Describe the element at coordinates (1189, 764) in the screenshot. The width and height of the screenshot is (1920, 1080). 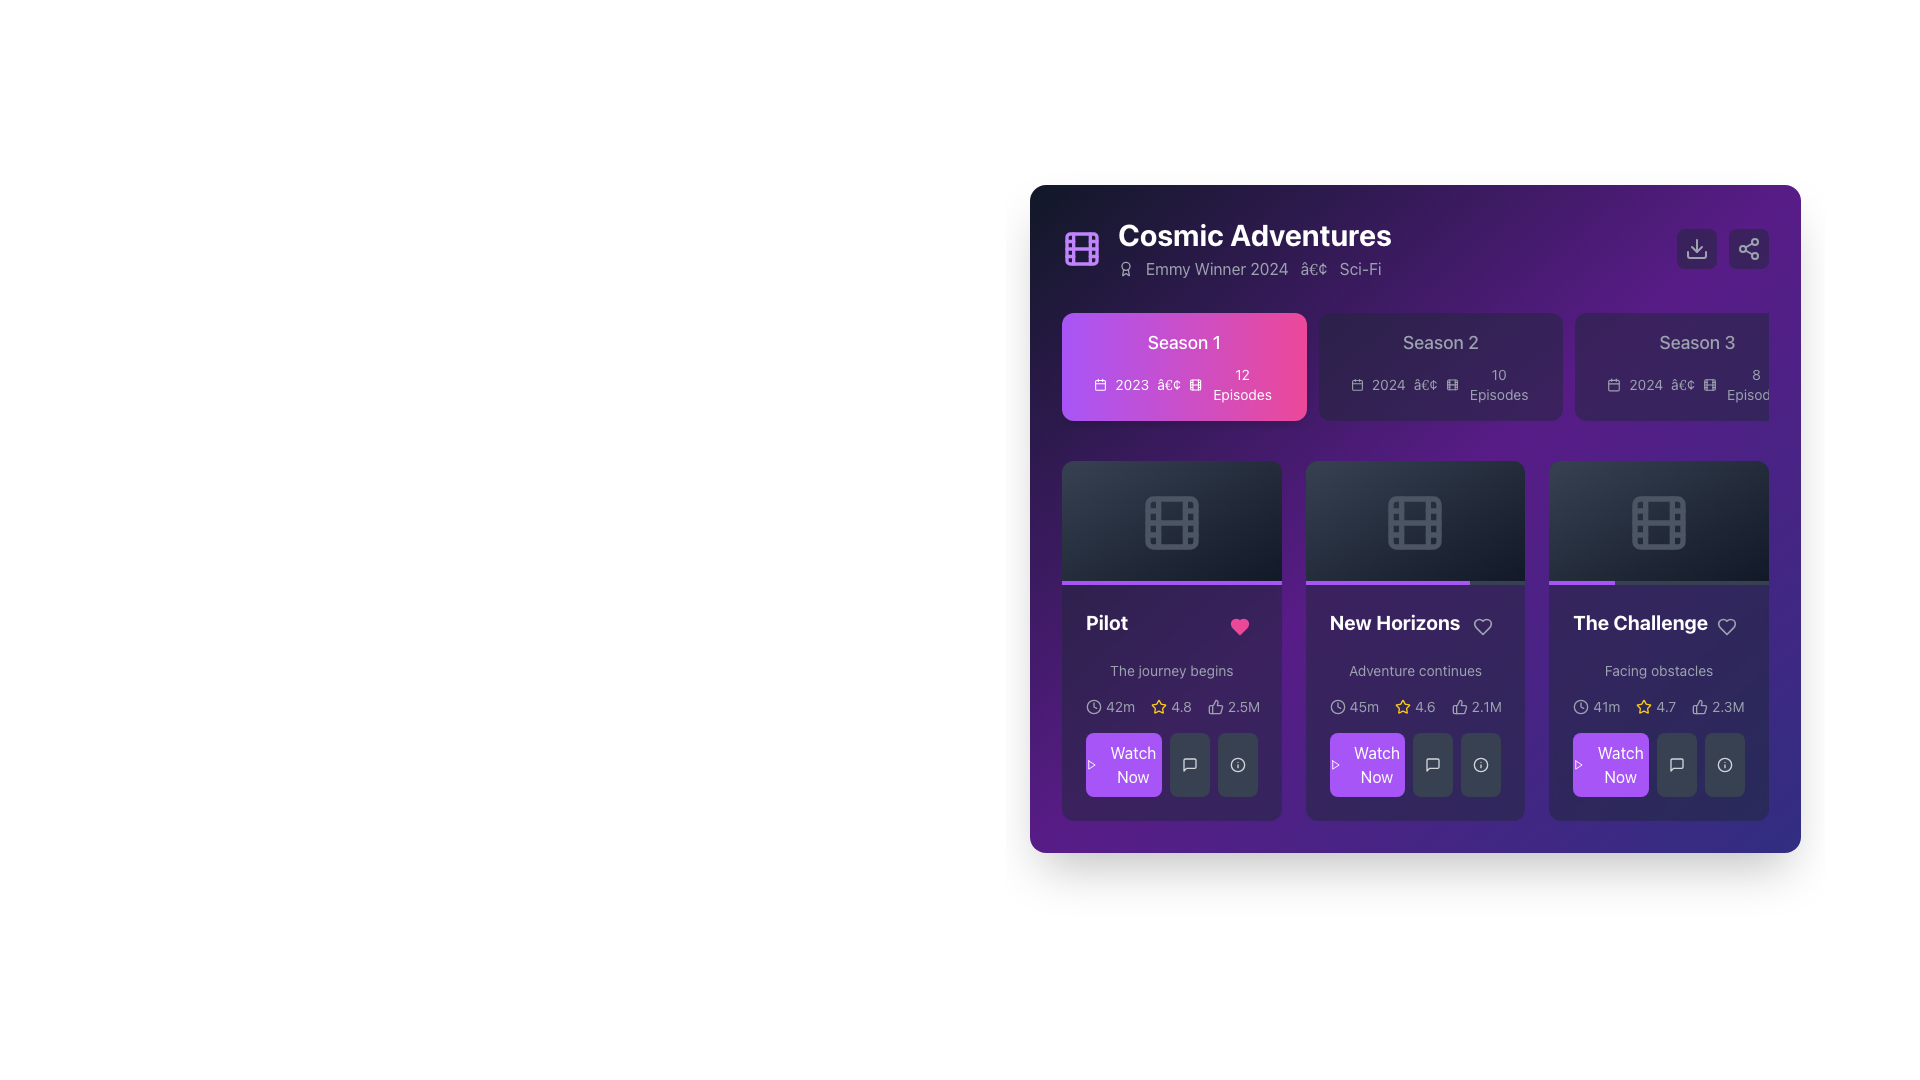
I see `the speech bubble icon button associated with messaging or comment features` at that location.